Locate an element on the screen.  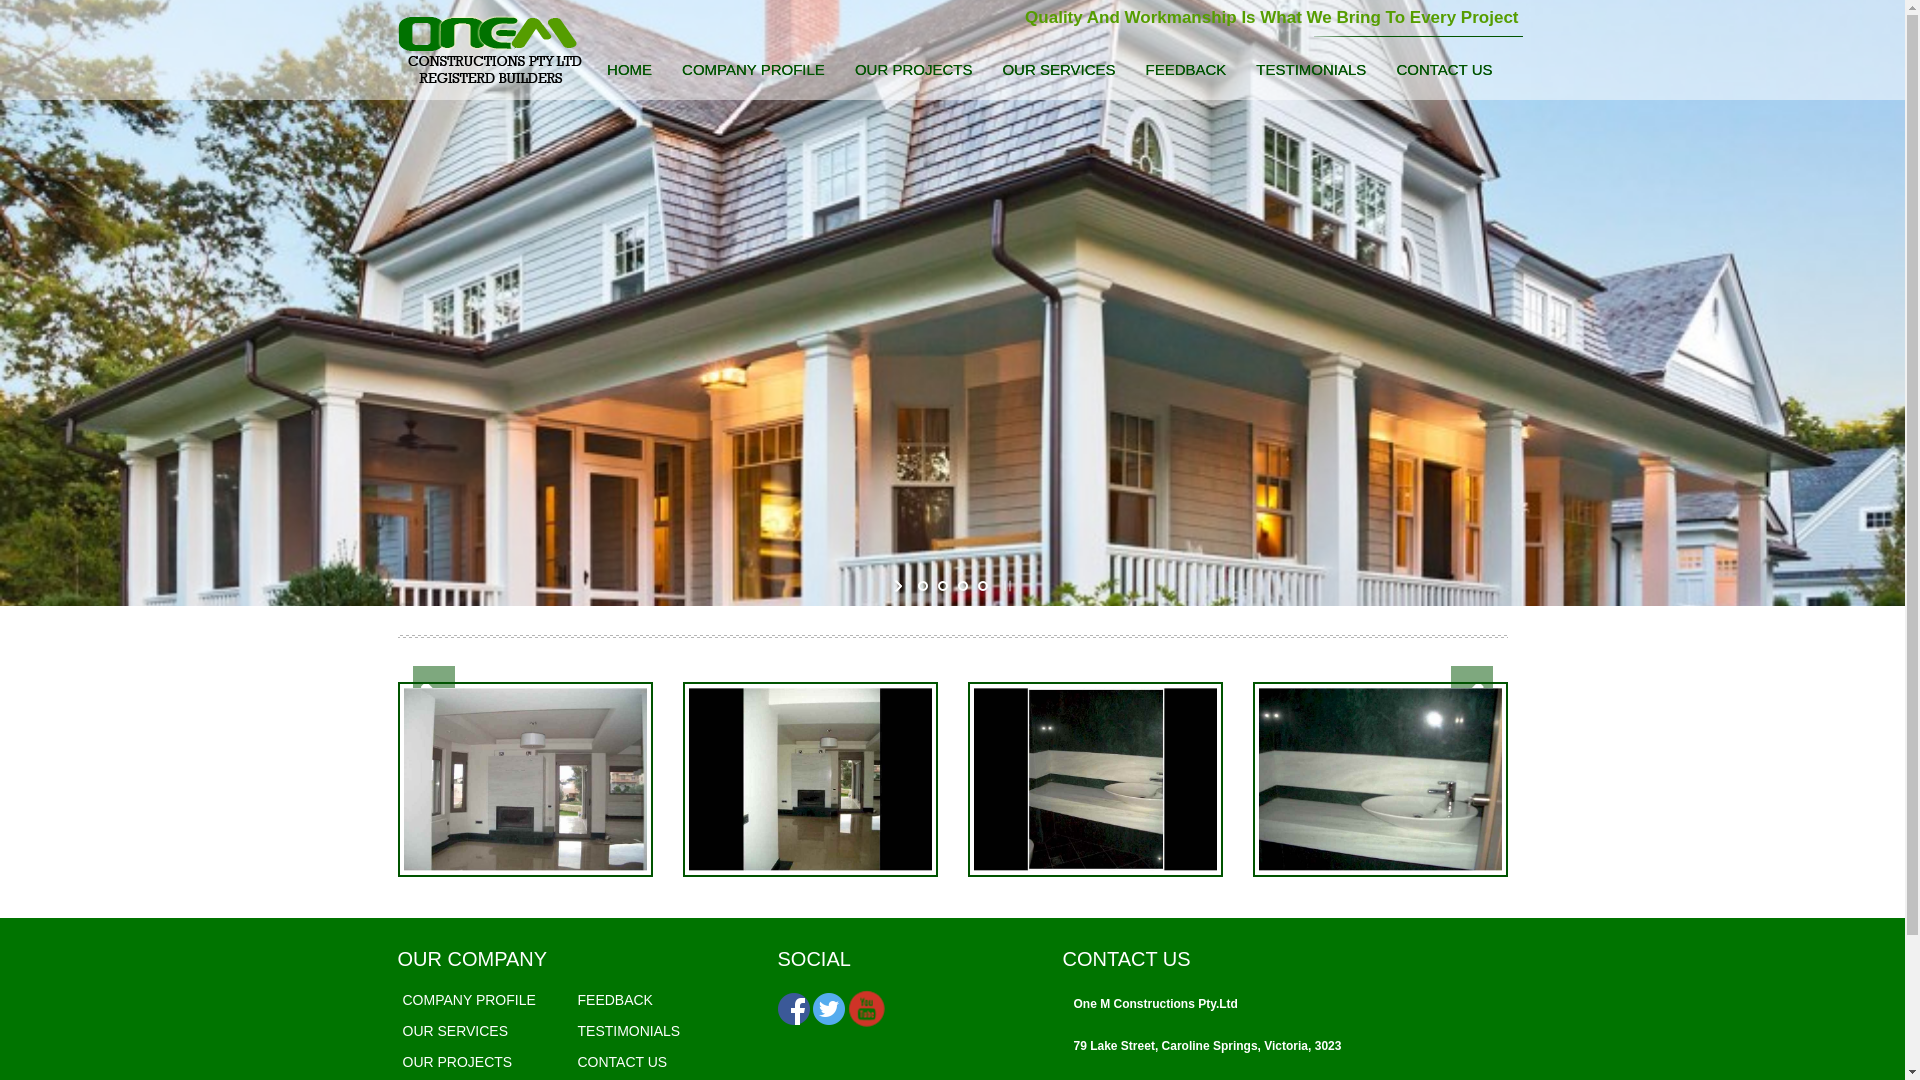
'FEEDBACK' is located at coordinates (614, 999).